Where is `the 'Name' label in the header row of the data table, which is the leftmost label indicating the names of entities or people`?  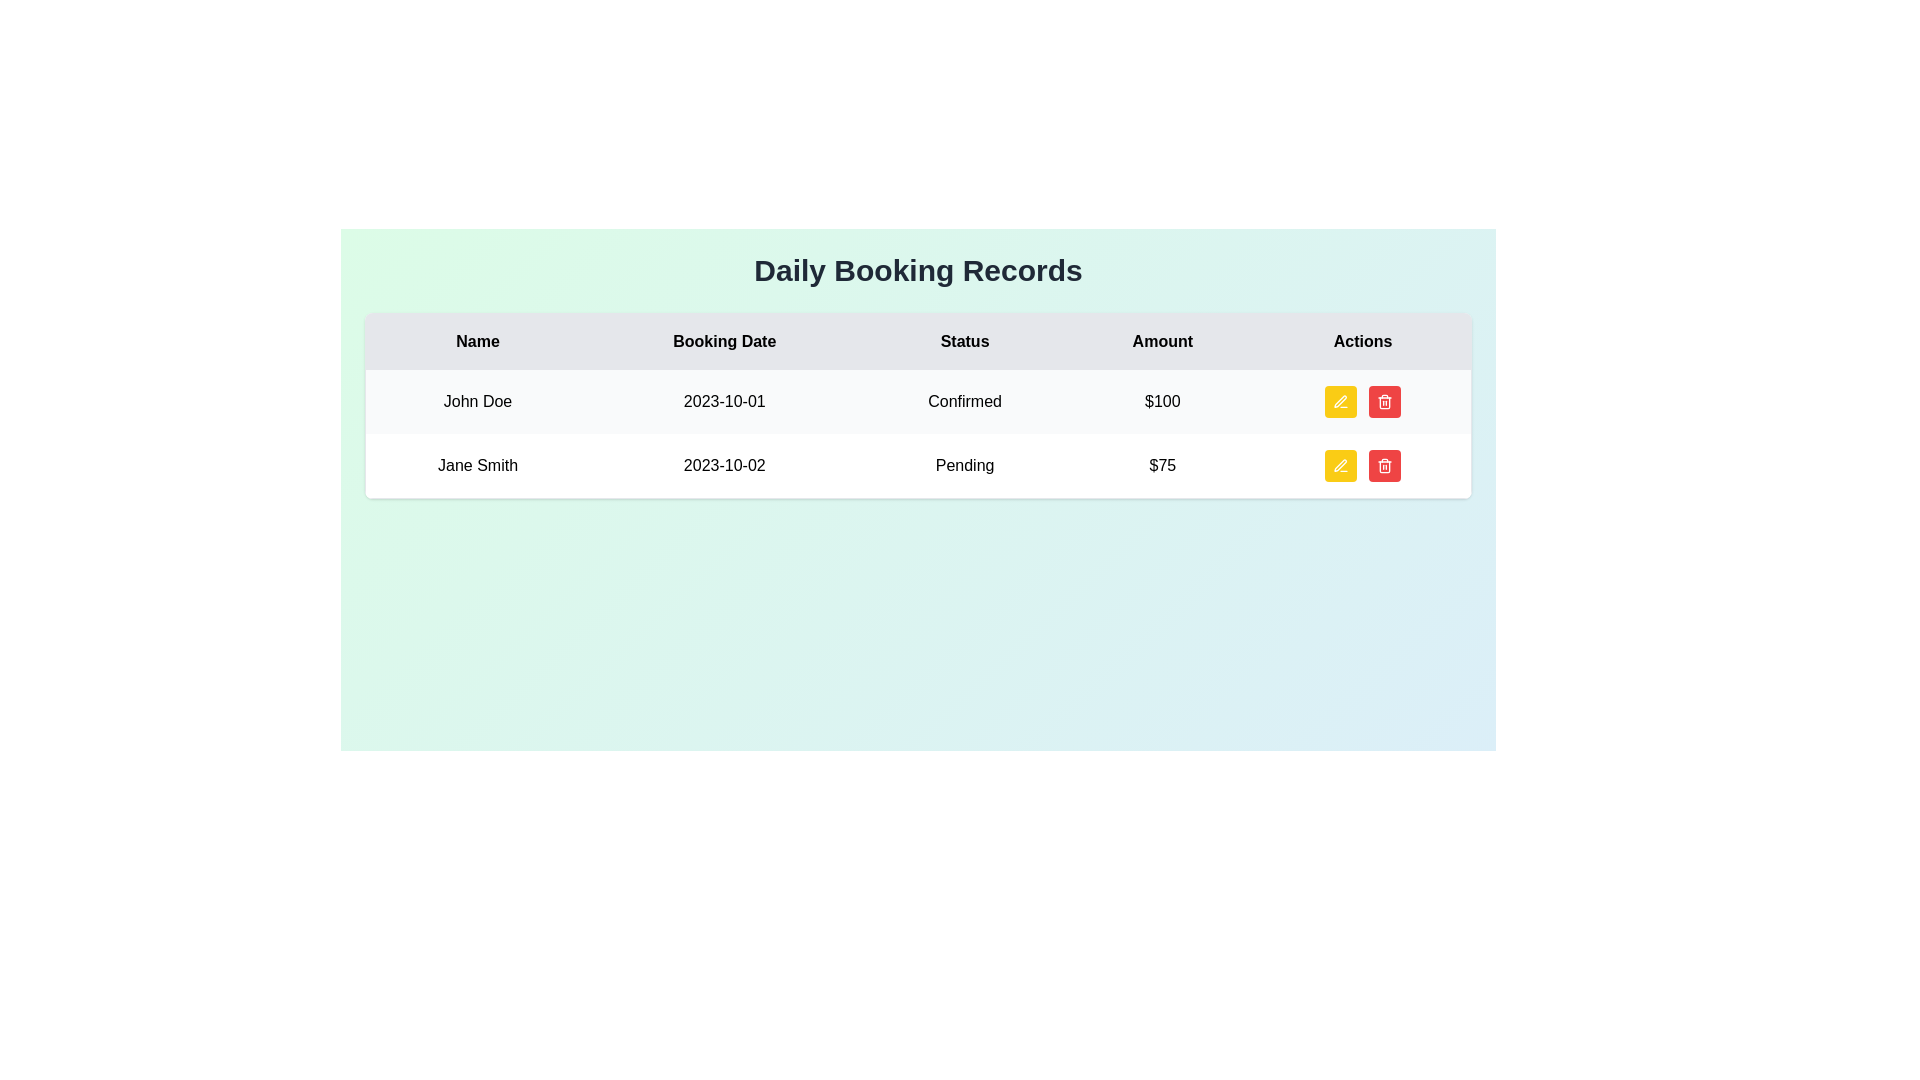
the 'Name' label in the header row of the data table, which is the leftmost label indicating the names of entities or people is located at coordinates (476, 340).